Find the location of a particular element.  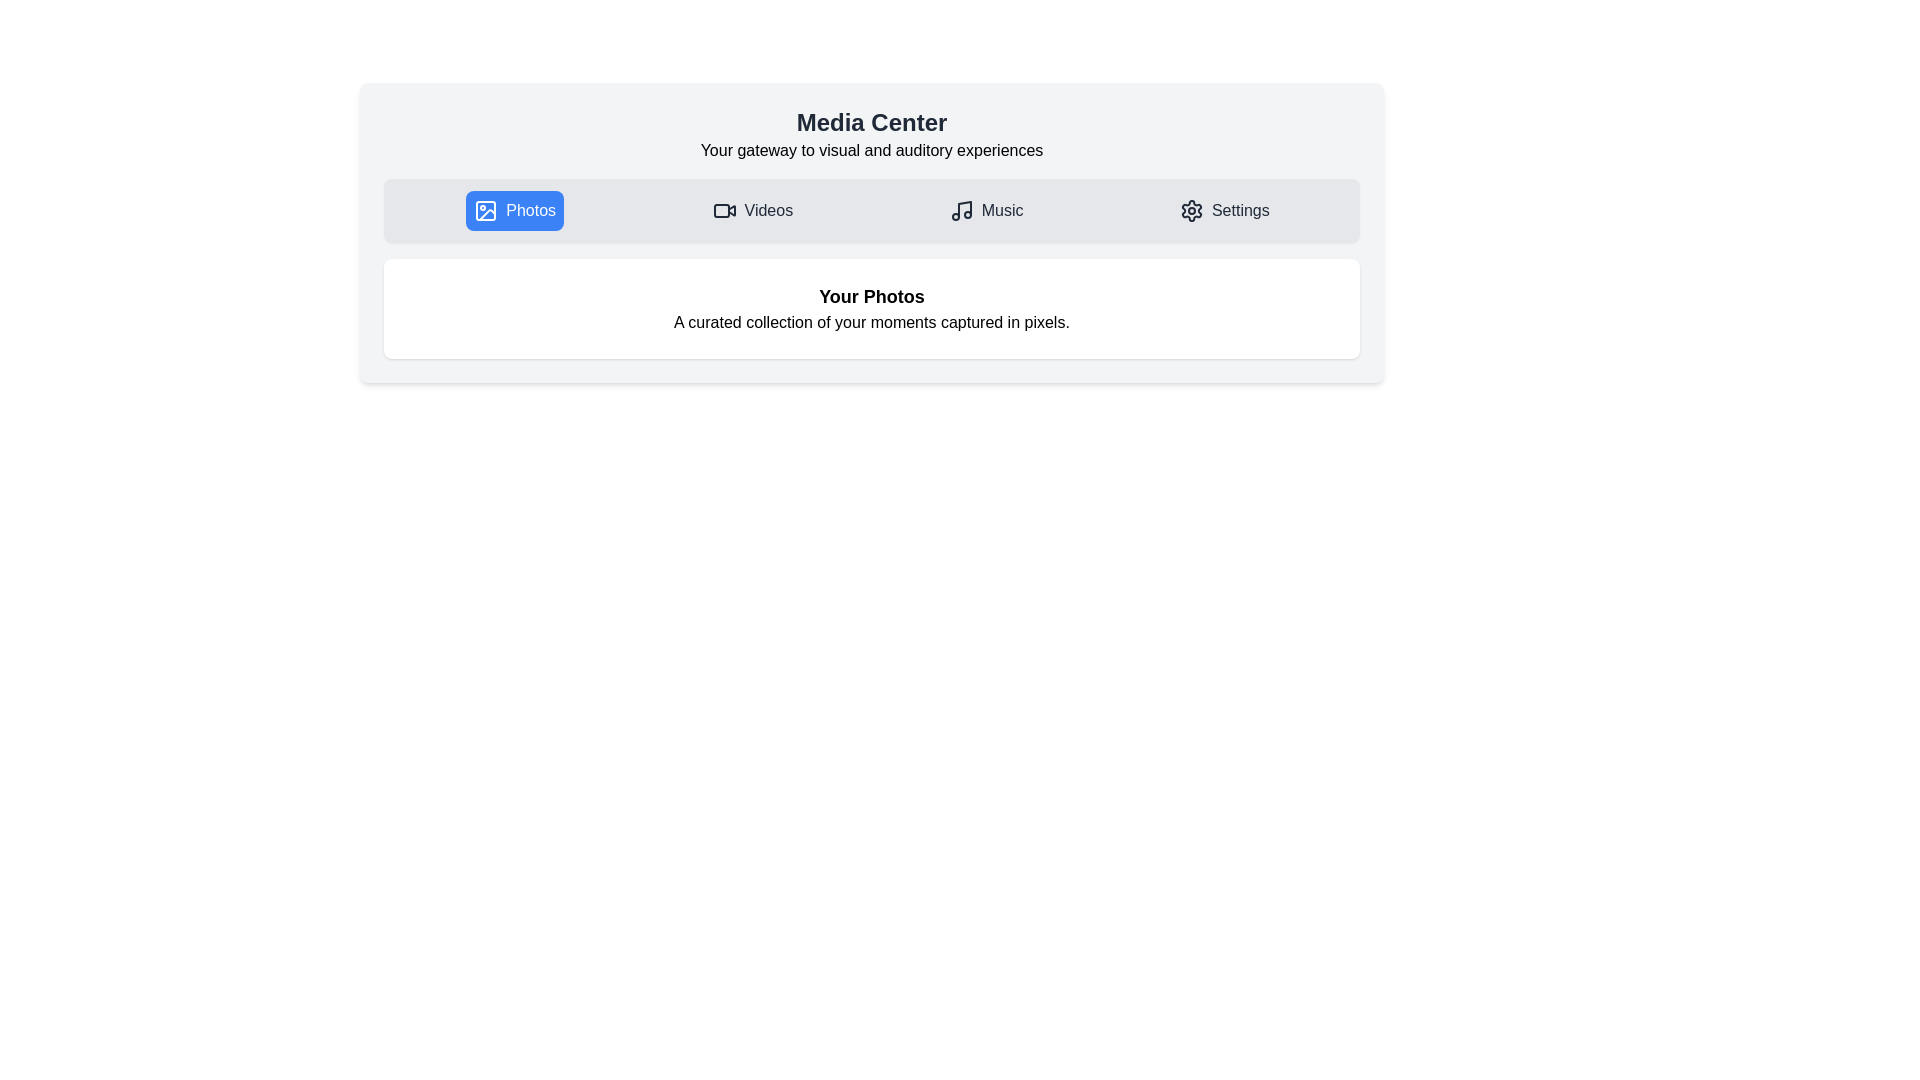

the 'Music' button located in the horizontal menu, which has a music note icon and gray background is located at coordinates (986, 211).